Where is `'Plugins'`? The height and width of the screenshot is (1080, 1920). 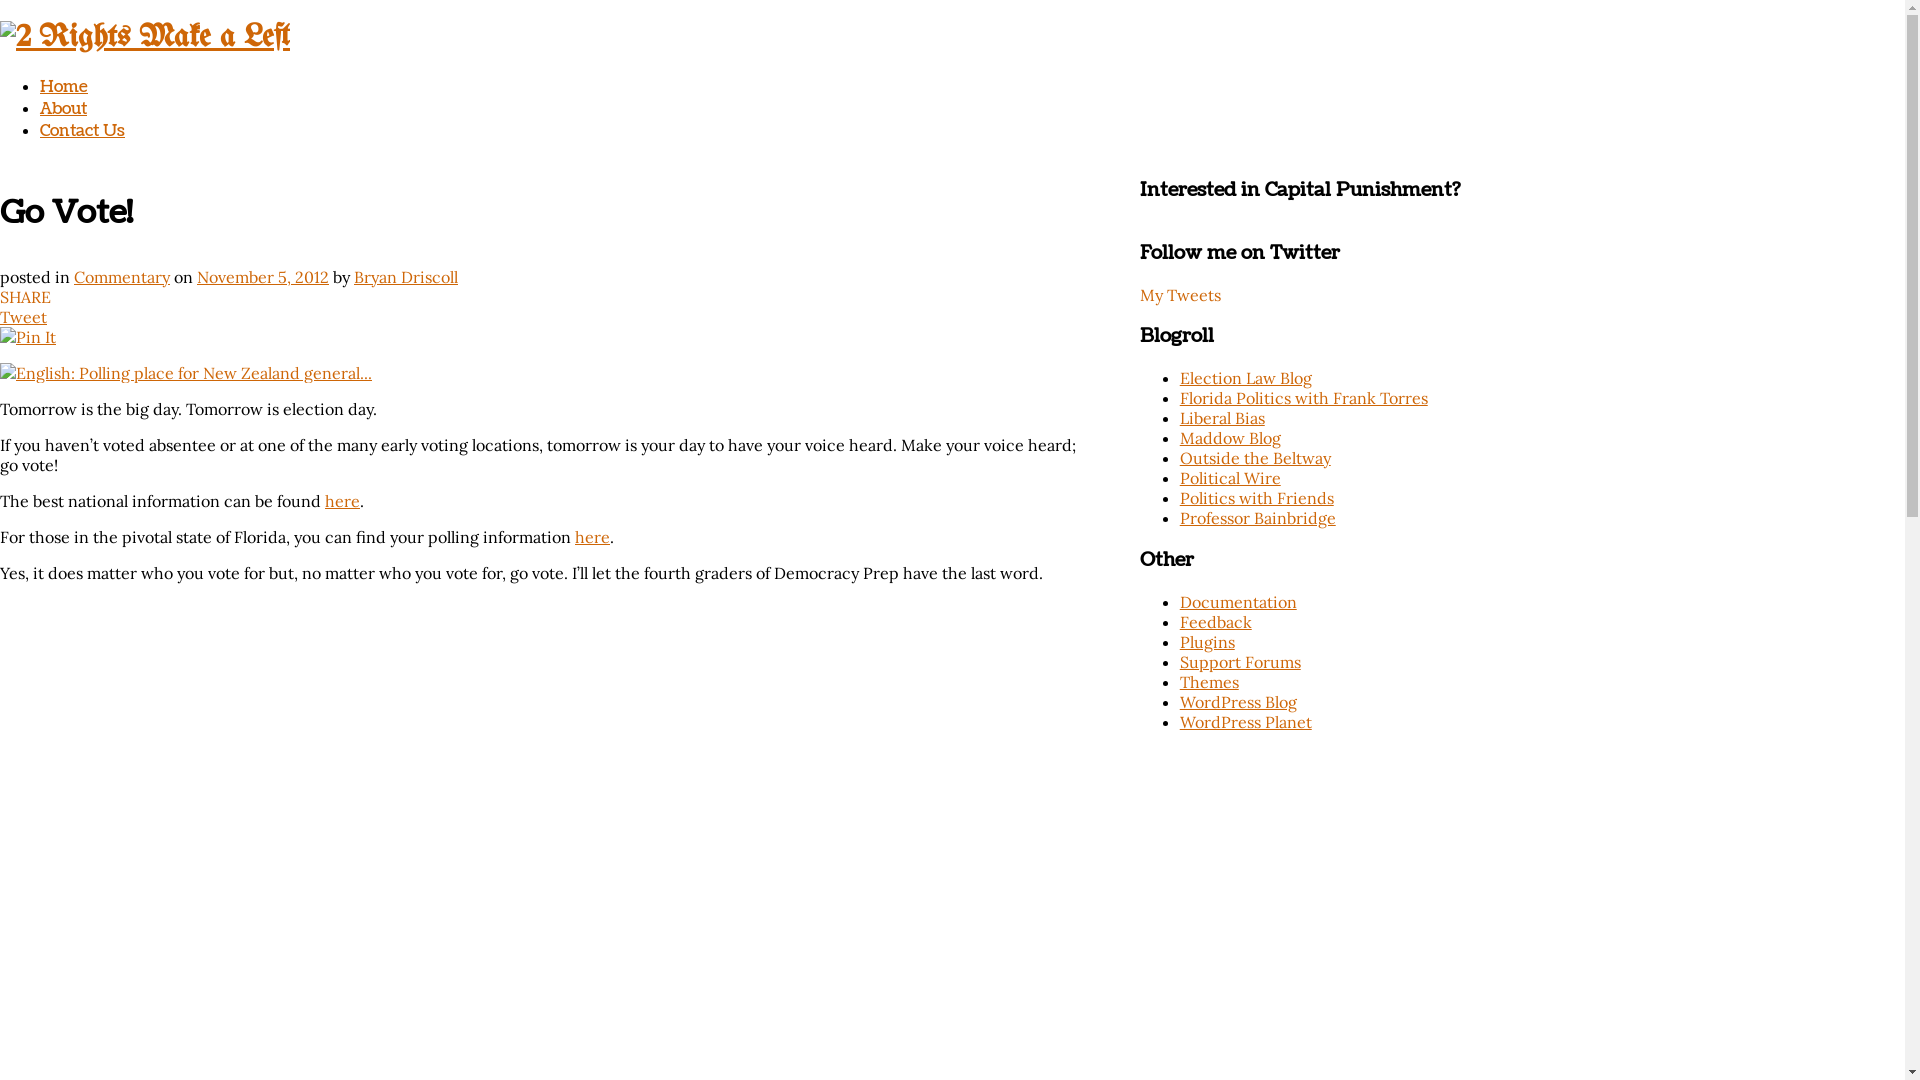 'Plugins' is located at coordinates (1206, 641).